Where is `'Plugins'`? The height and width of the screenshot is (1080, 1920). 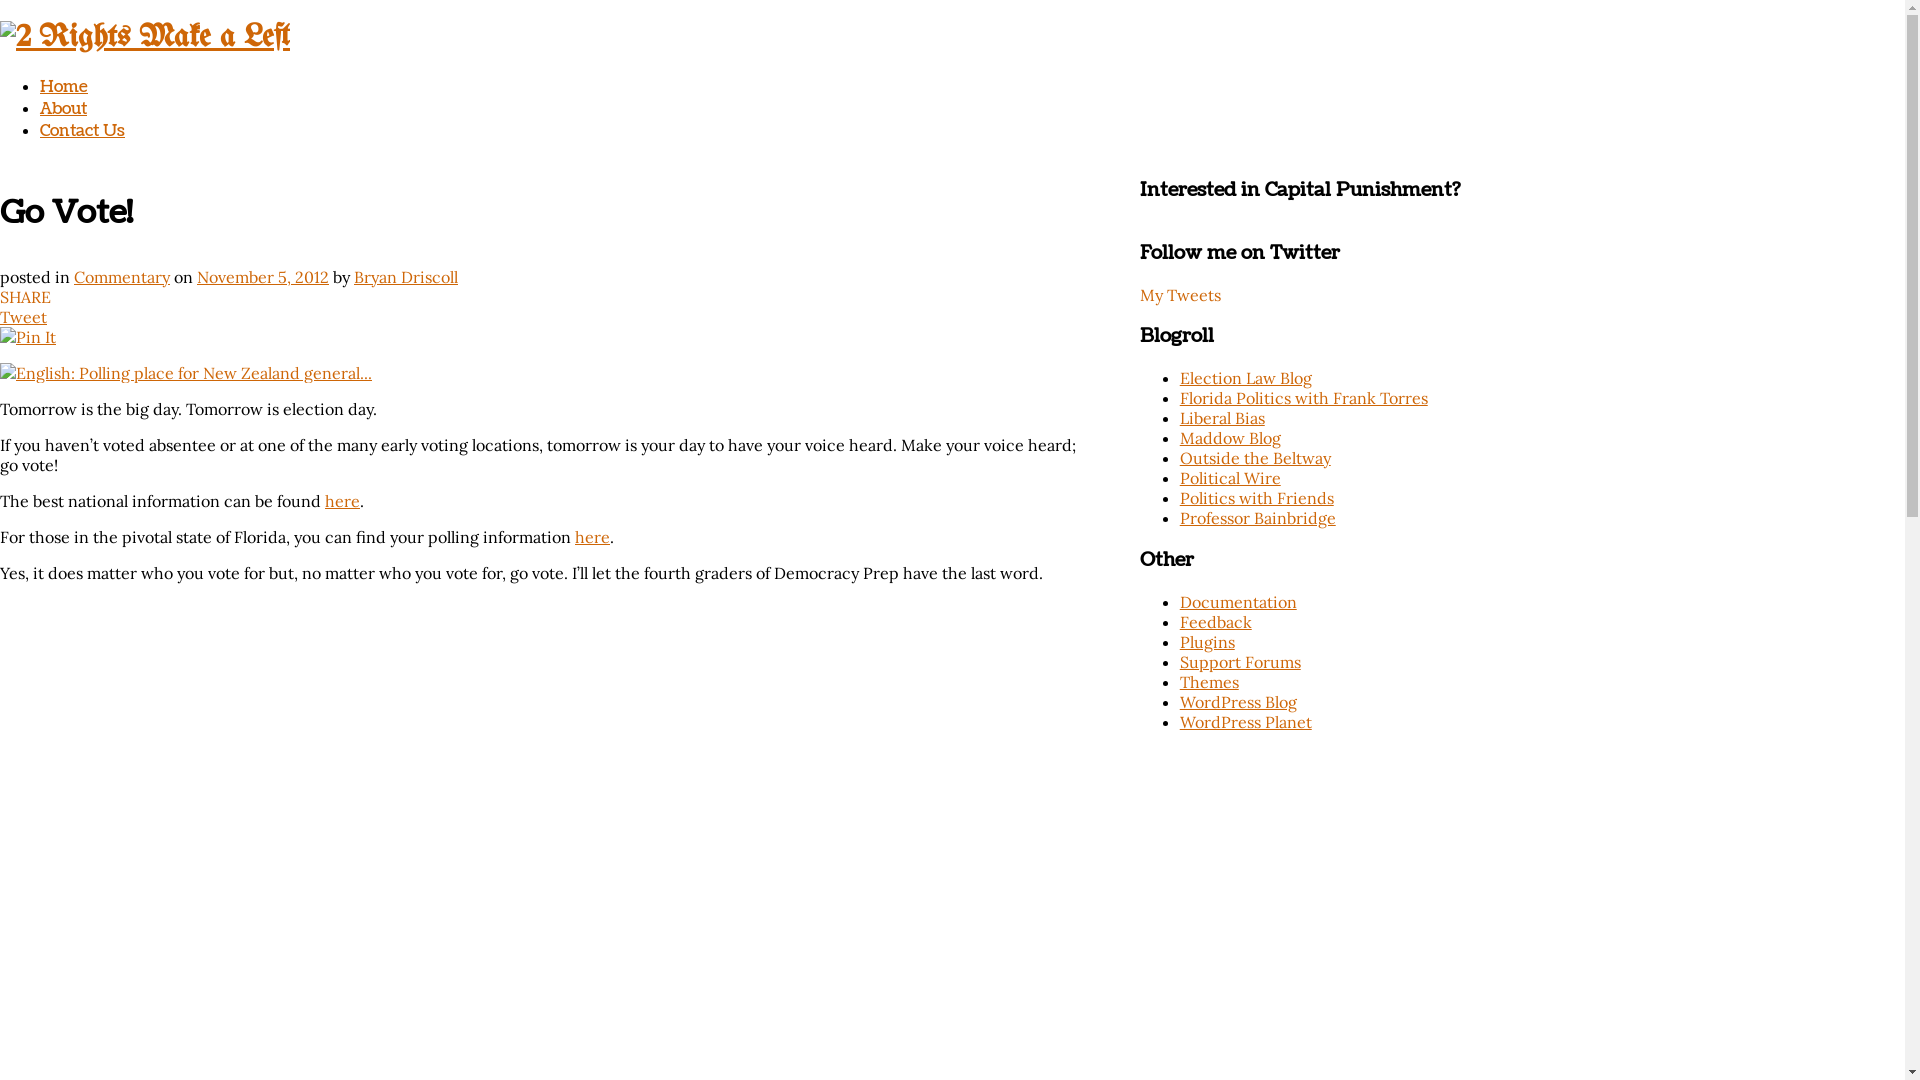 'Plugins' is located at coordinates (1206, 641).